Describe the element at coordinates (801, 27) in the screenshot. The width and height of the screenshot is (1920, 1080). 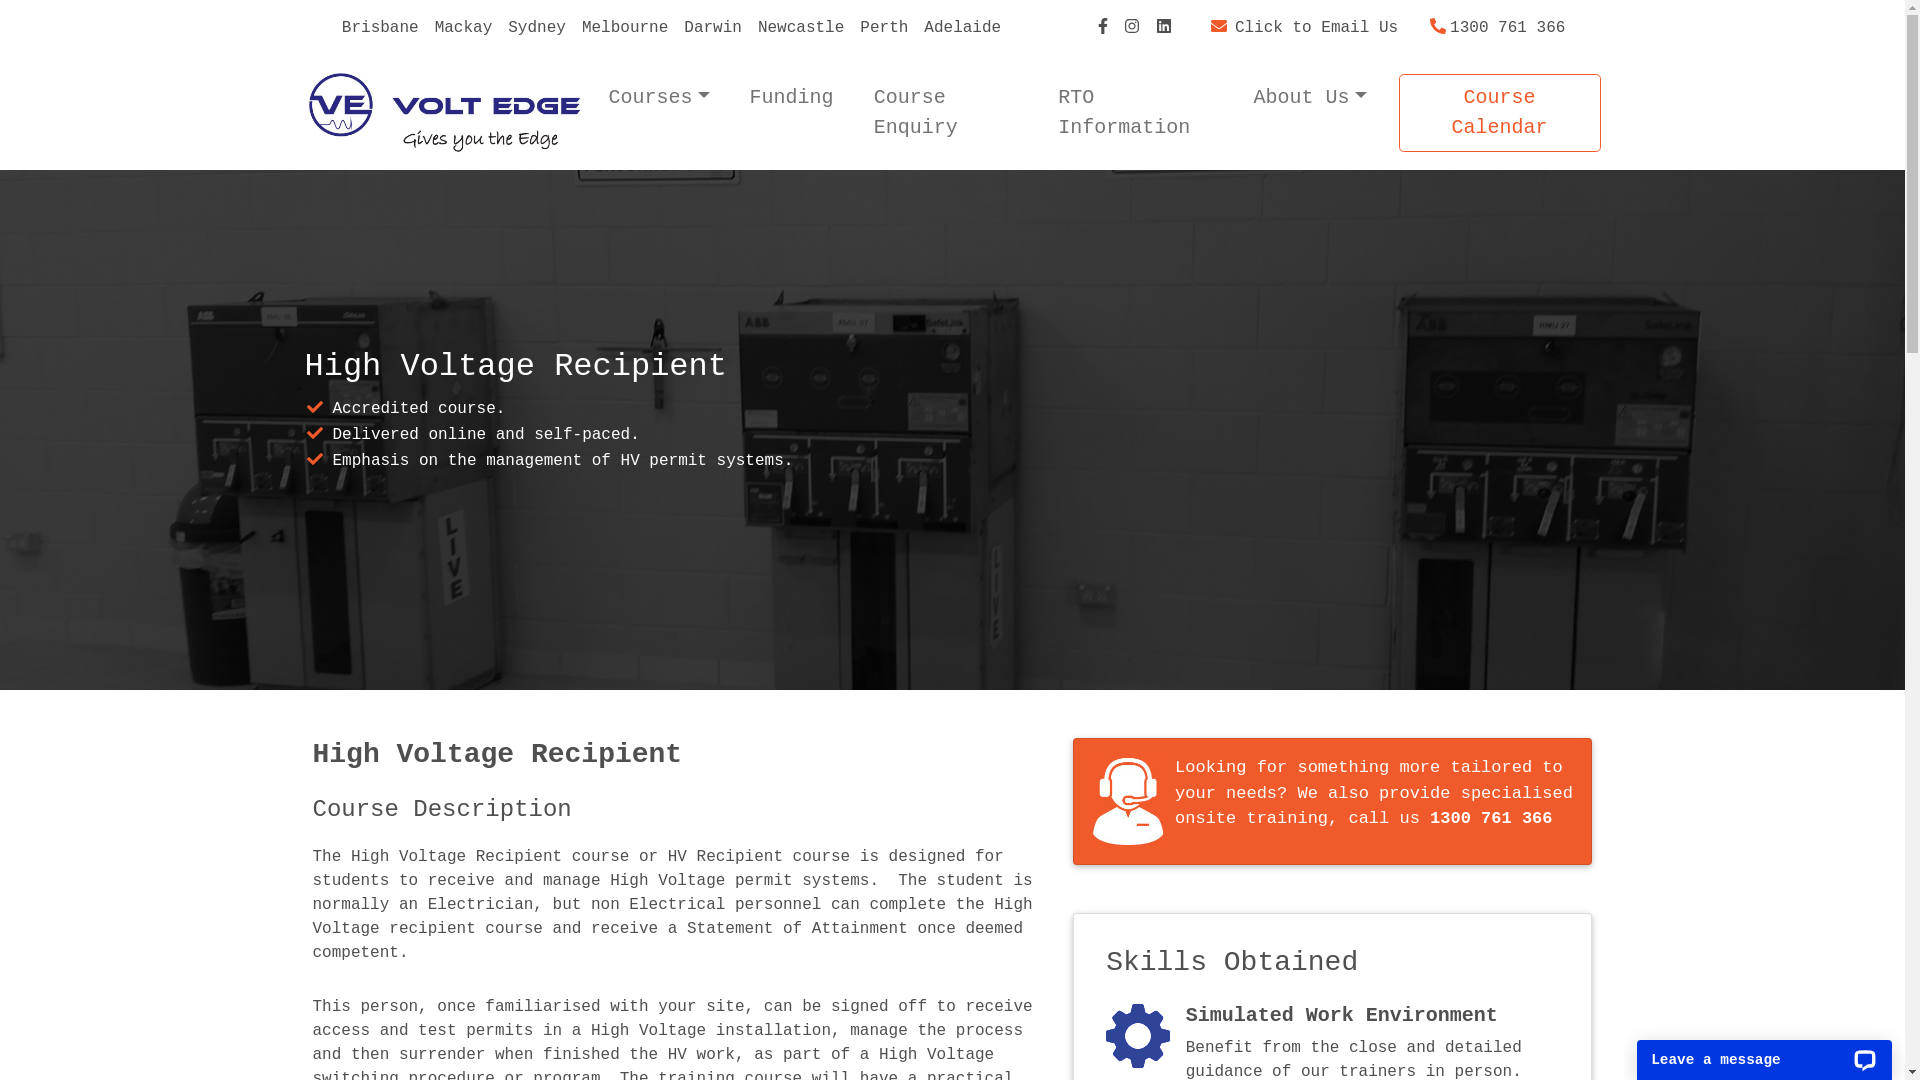
I see `'Newcastle'` at that location.